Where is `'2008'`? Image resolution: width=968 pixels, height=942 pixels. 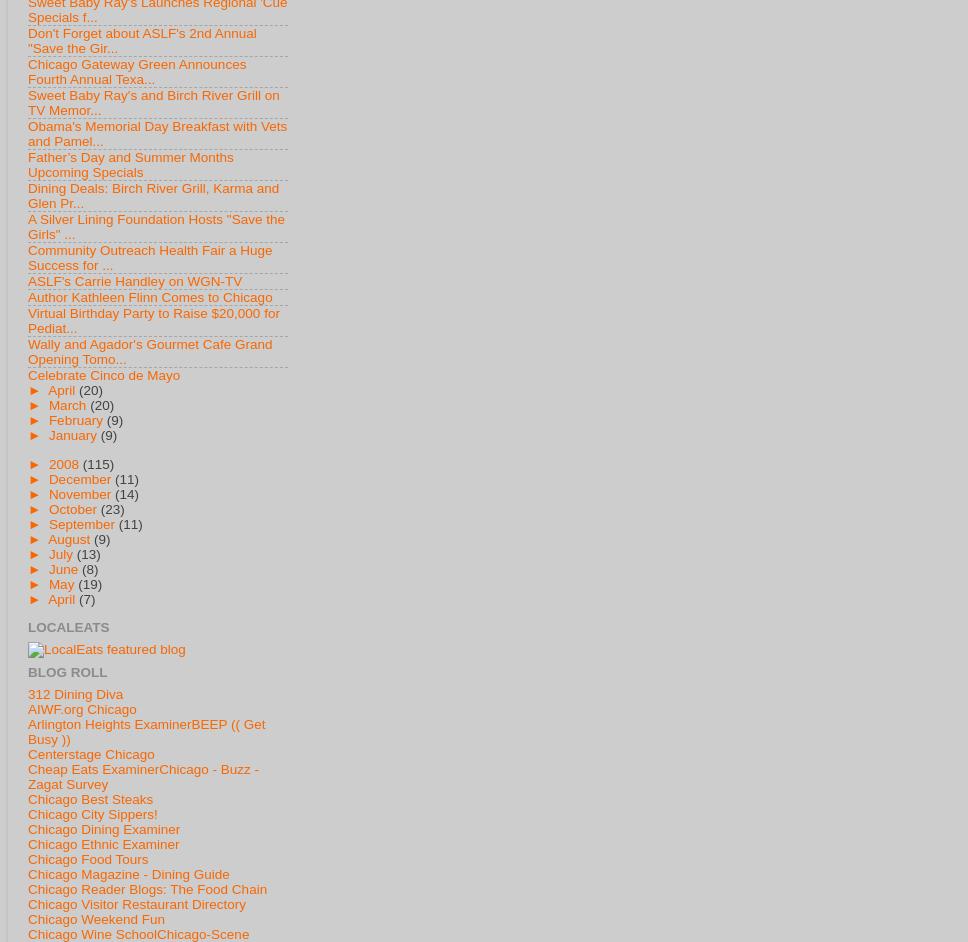
'2008' is located at coordinates (63, 462).